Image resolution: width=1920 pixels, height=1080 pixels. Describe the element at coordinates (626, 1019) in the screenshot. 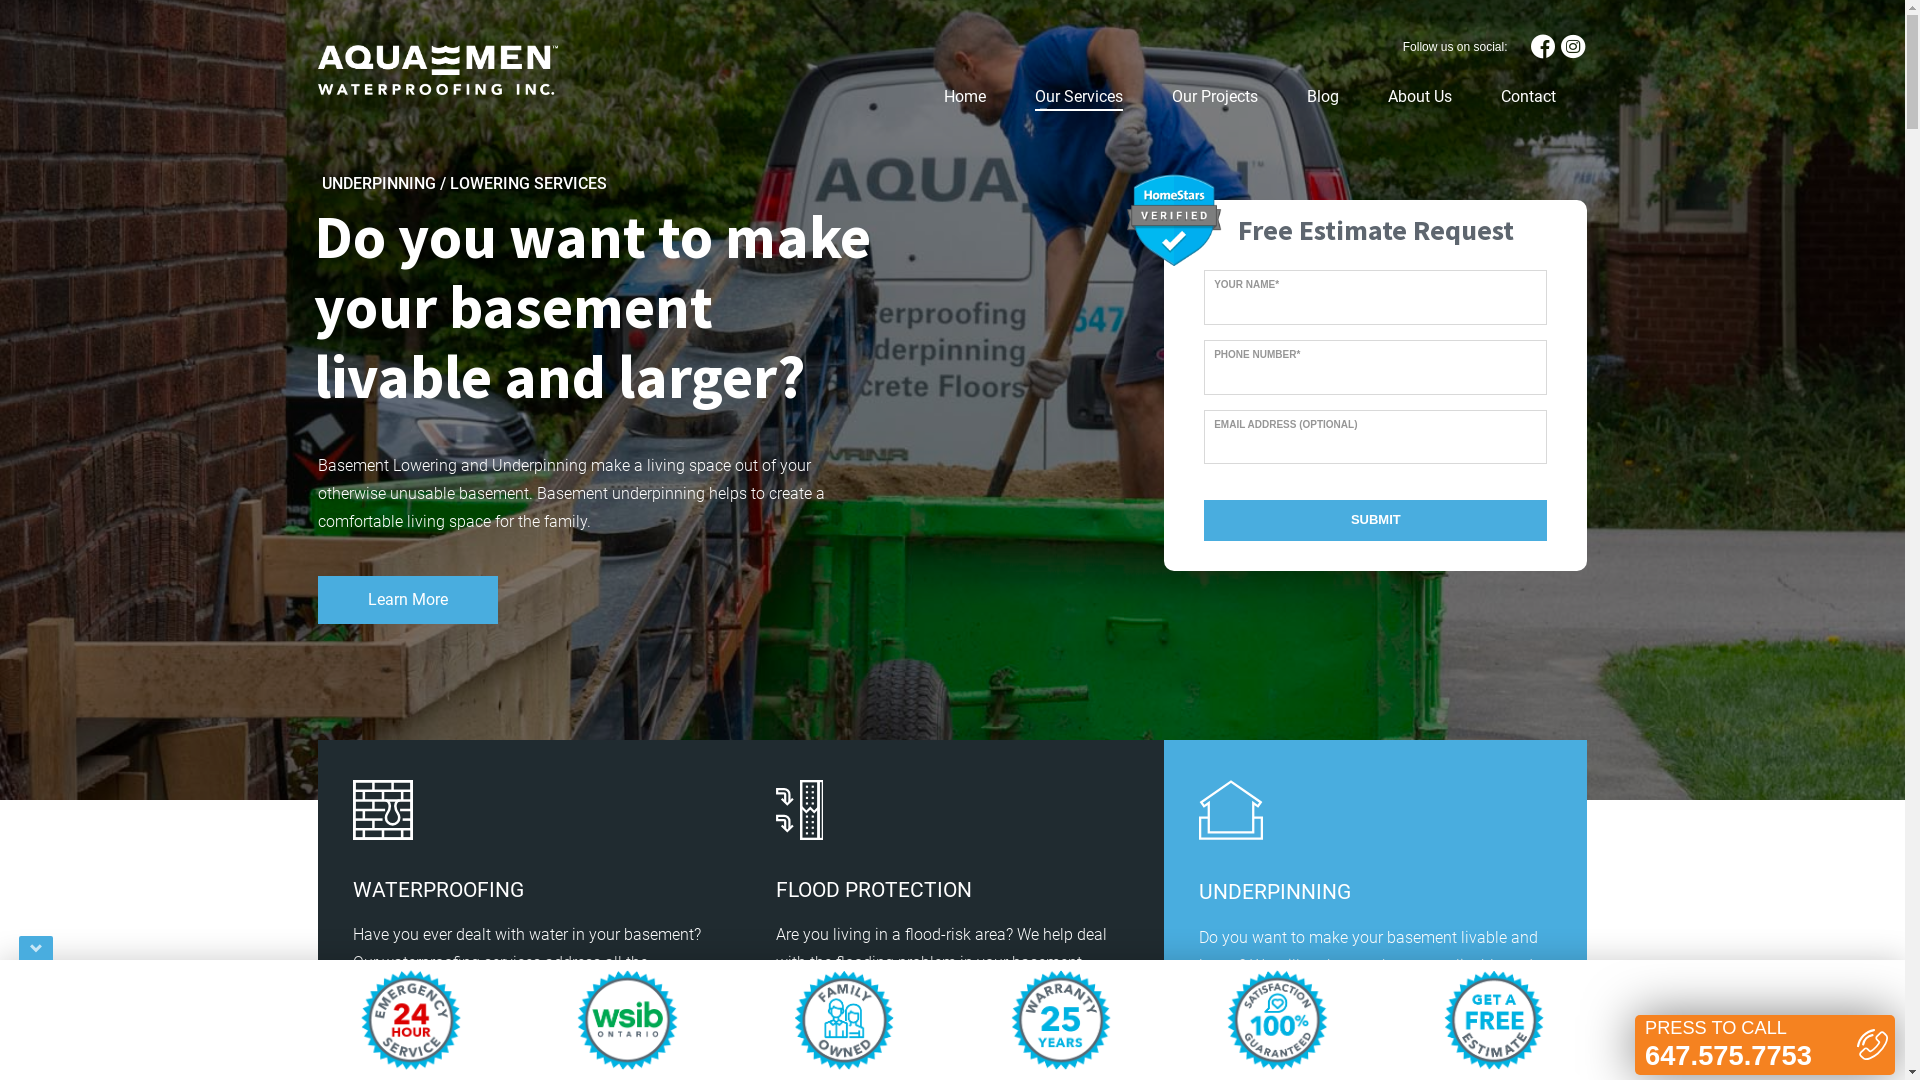

I see `'Aquamen-WSIB'` at that location.